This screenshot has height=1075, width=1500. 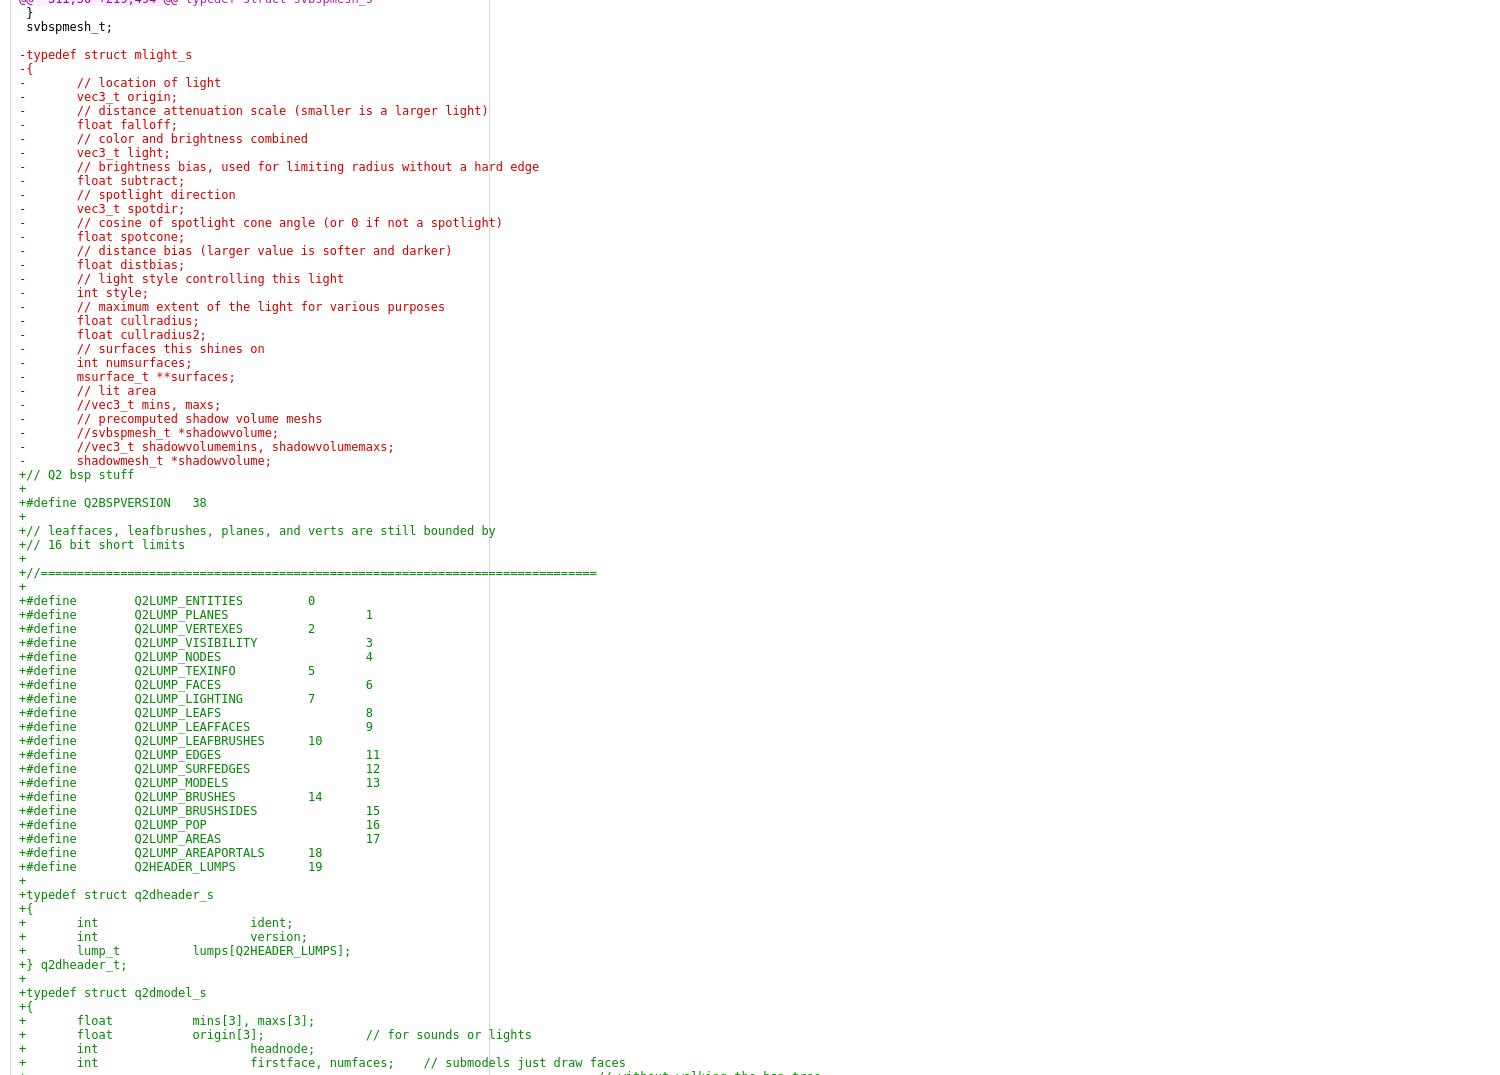 What do you see at coordinates (101, 207) in the screenshot?
I see `'-       vec3_t spotdir;'` at bounding box center [101, 207].